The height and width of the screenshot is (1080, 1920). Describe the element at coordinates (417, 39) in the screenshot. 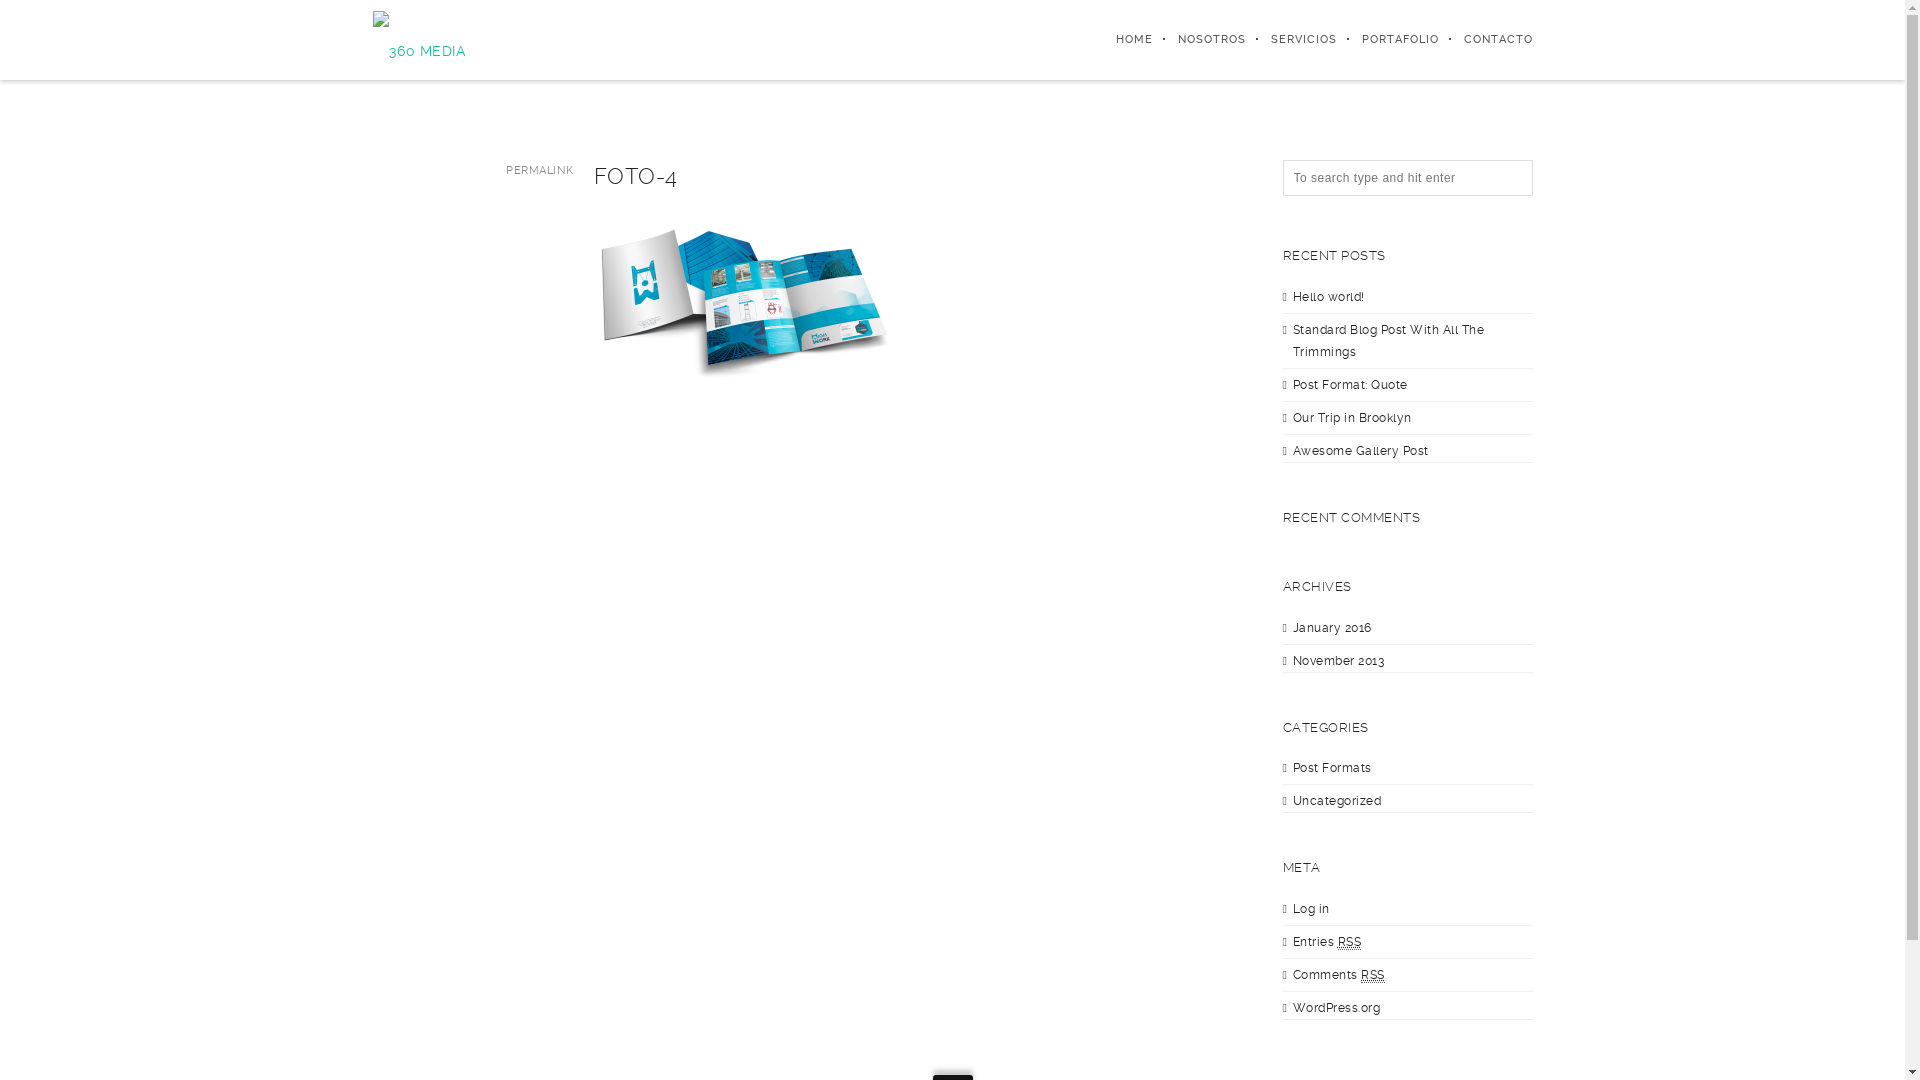

I see `'360 Media'` at that location.